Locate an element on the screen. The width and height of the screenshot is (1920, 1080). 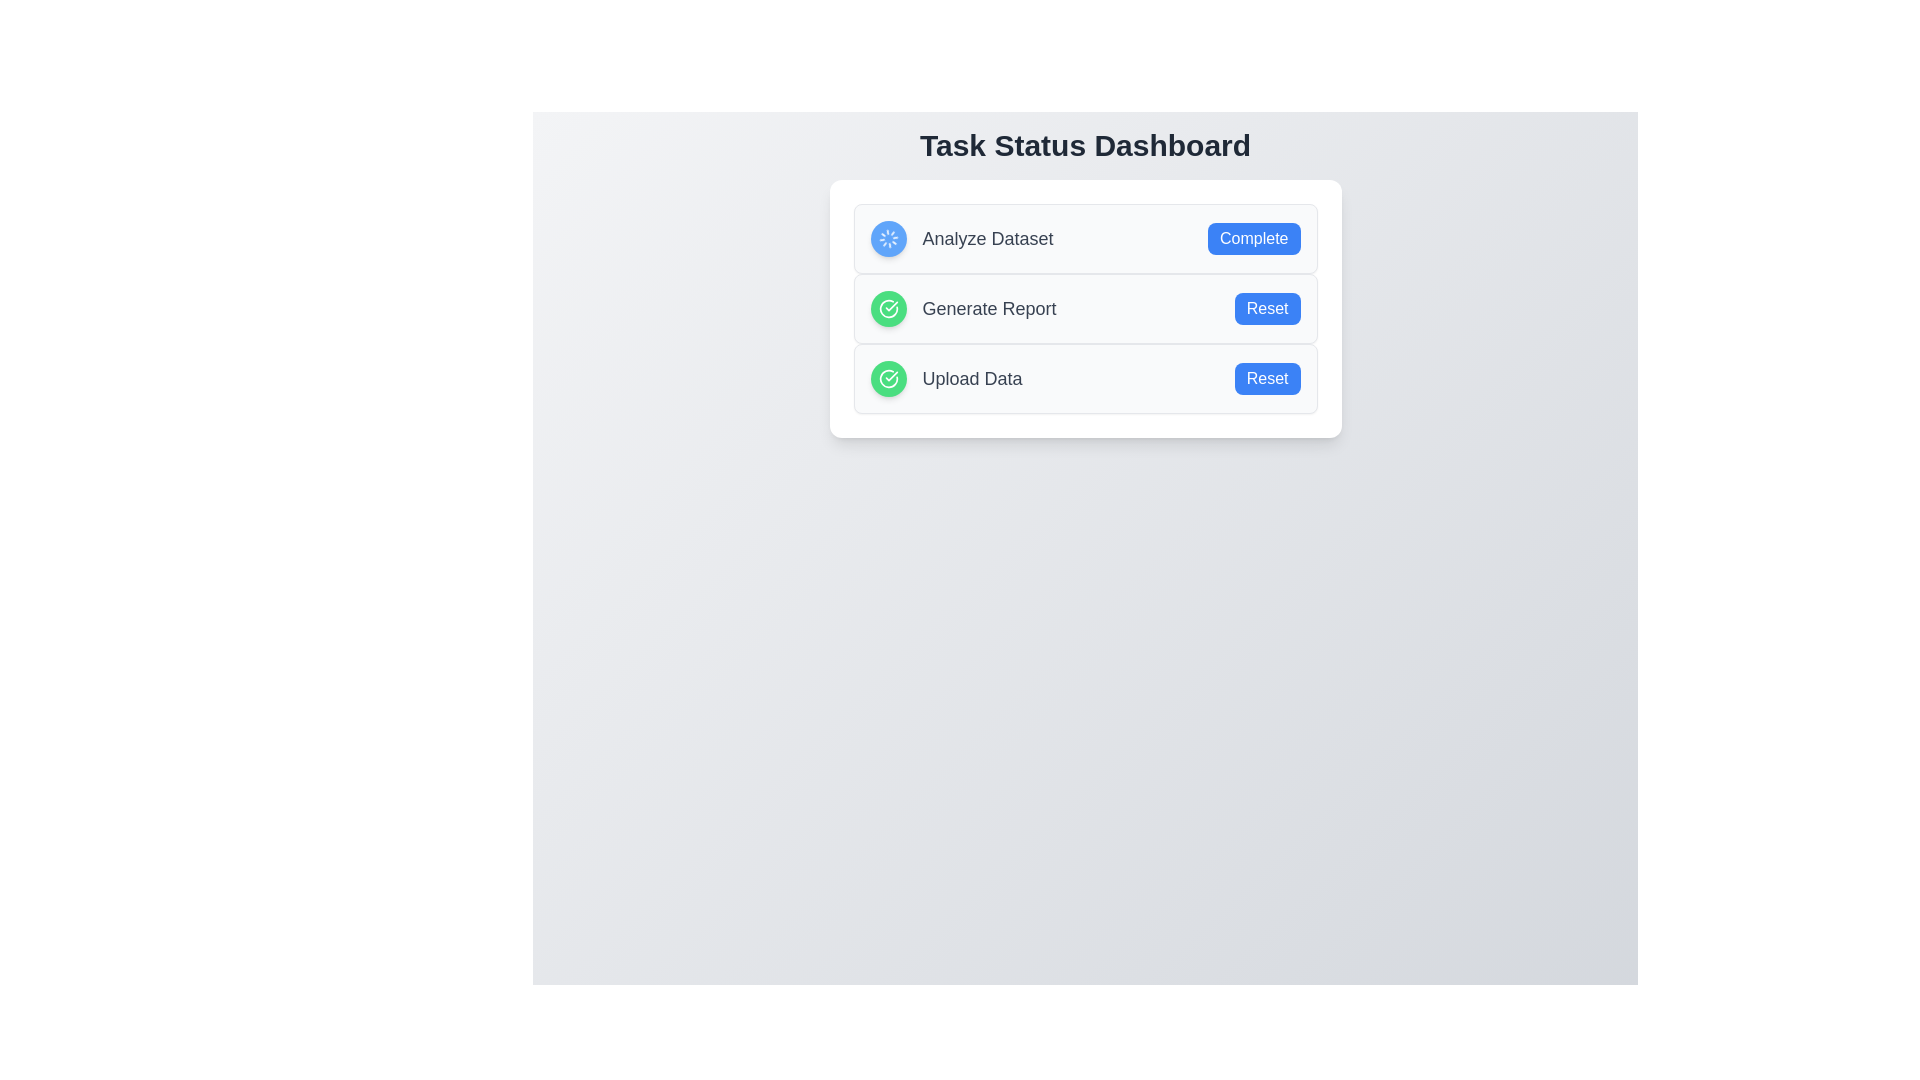
the third status icon that visually represents a completed or confirmed status for the associated task, located to the left of the 'Upload Data' label is located at coordinates (887, 308).